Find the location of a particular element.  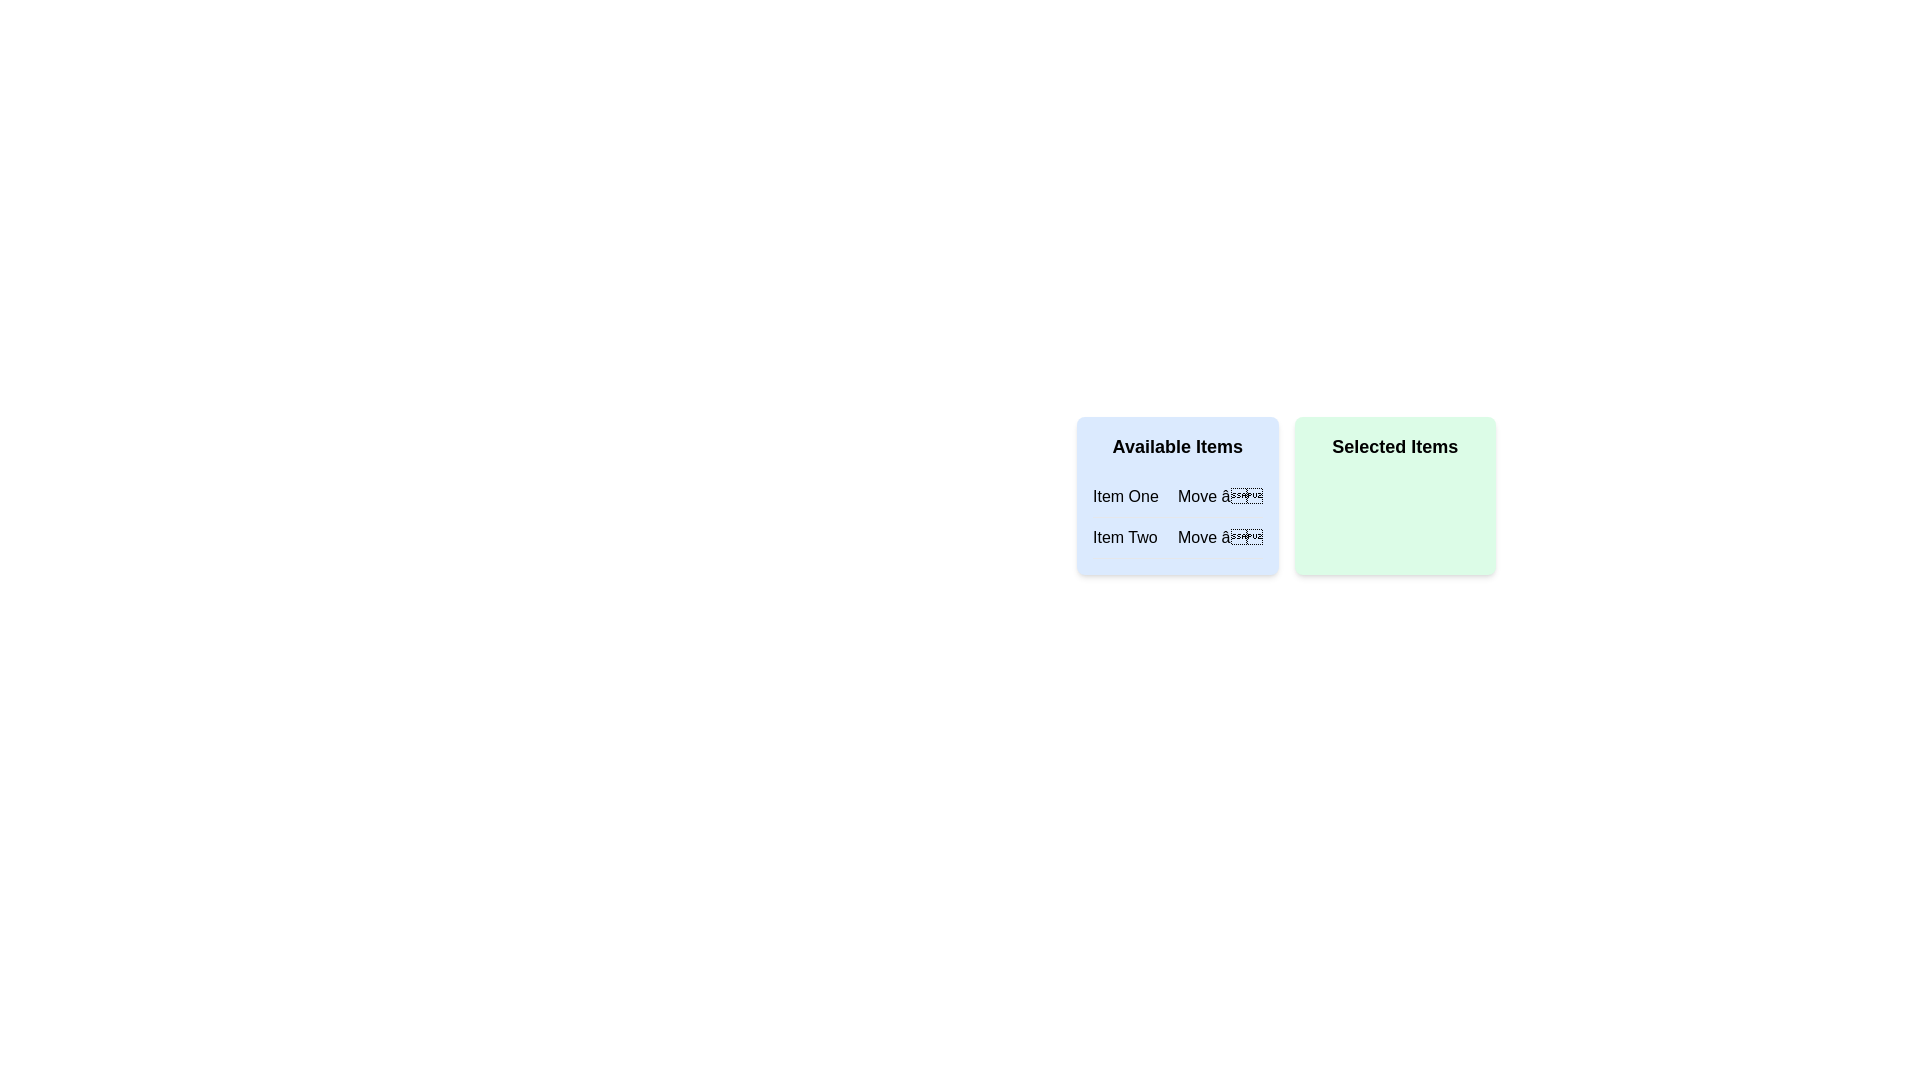

the header of Available Items group is located at coordinates (1177, 446).